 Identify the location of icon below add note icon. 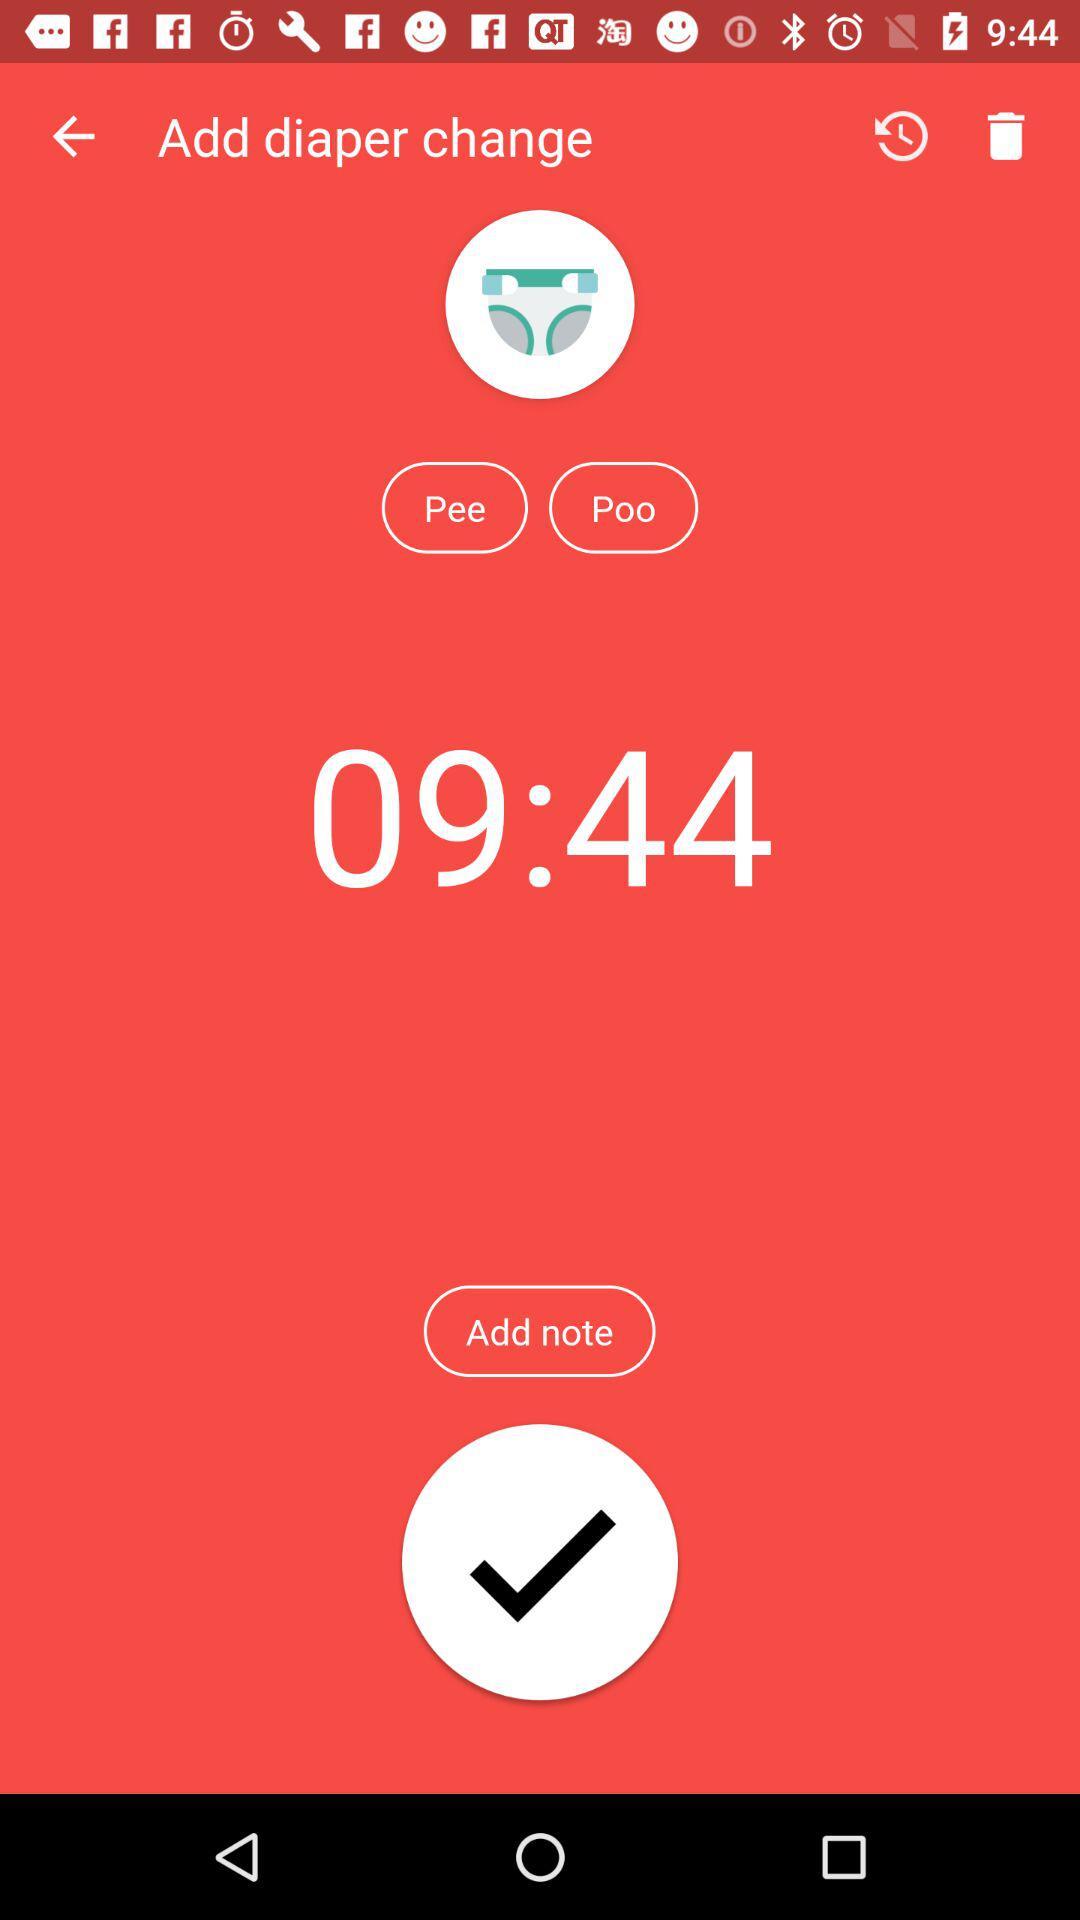
(540, 1563).